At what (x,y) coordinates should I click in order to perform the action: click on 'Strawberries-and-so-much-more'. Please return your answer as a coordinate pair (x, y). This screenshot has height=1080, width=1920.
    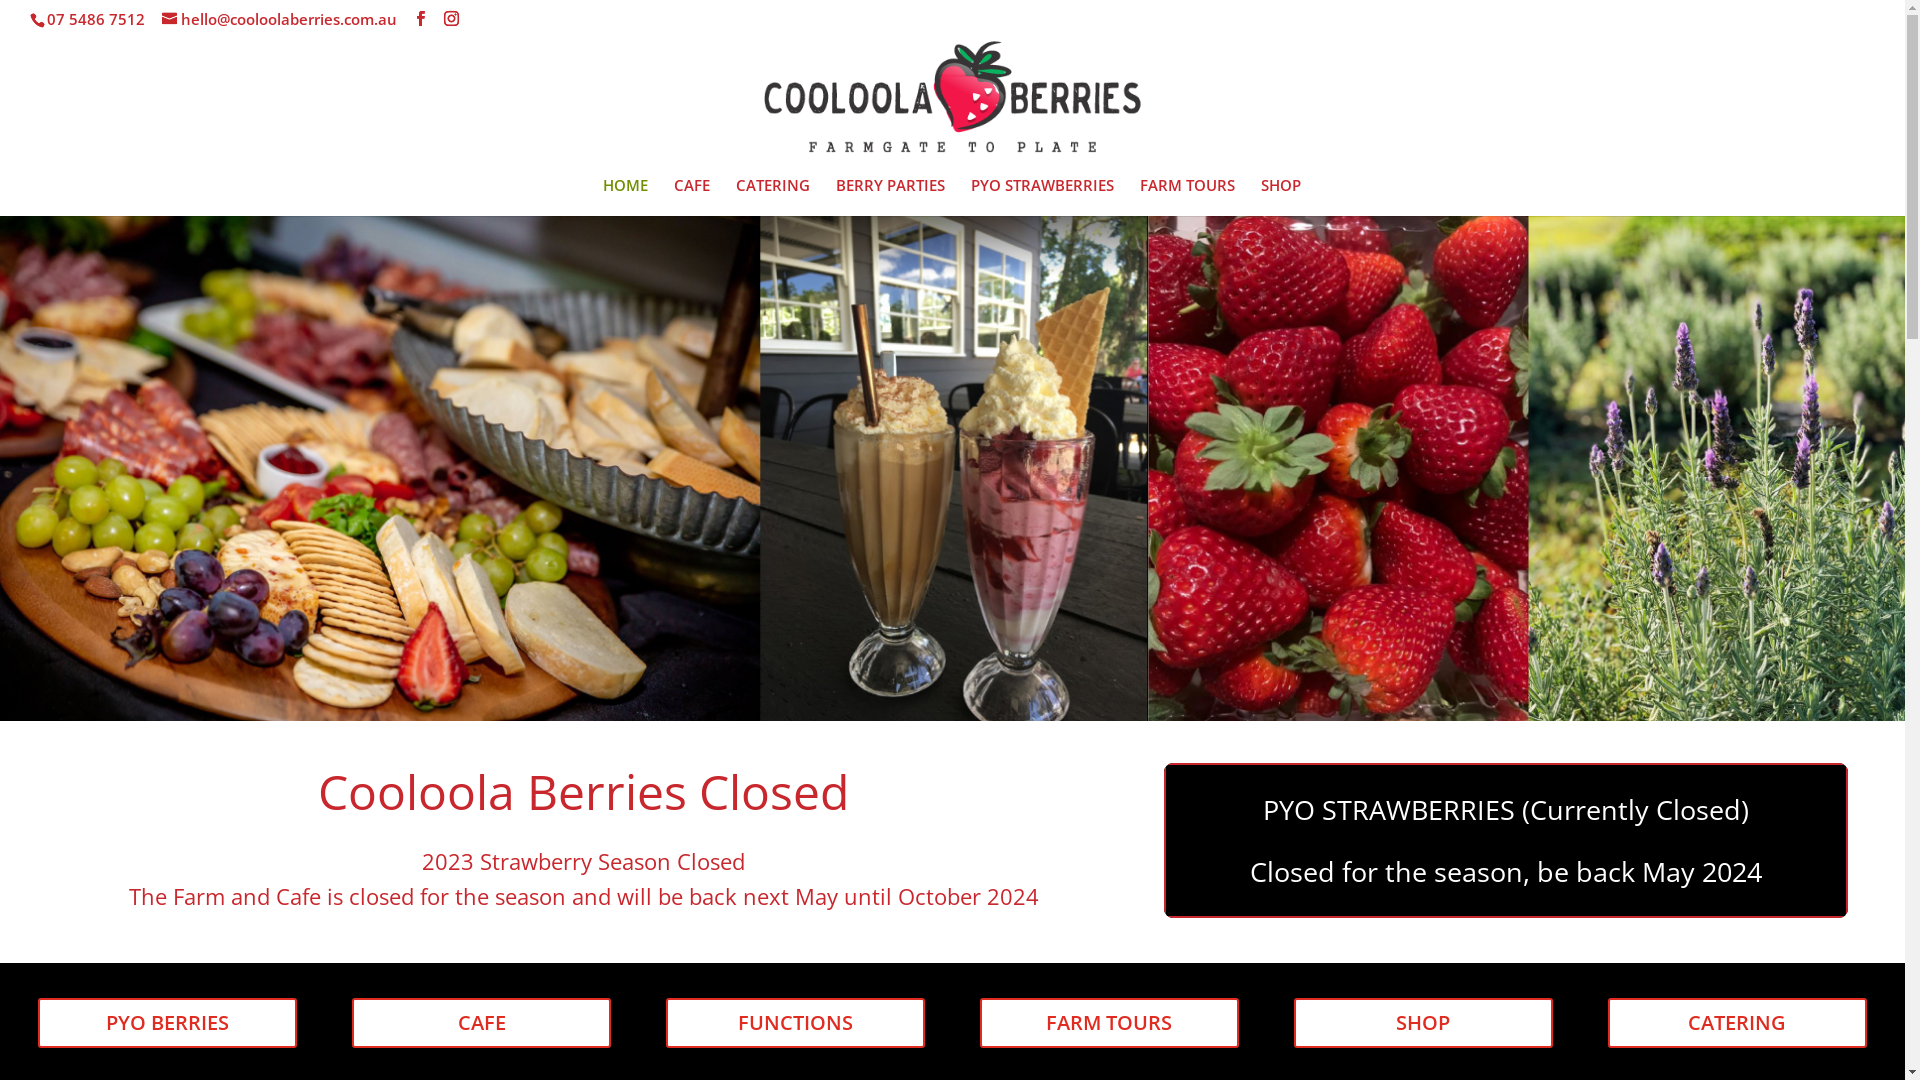
    Looking at the image, I should click on (951, 467).